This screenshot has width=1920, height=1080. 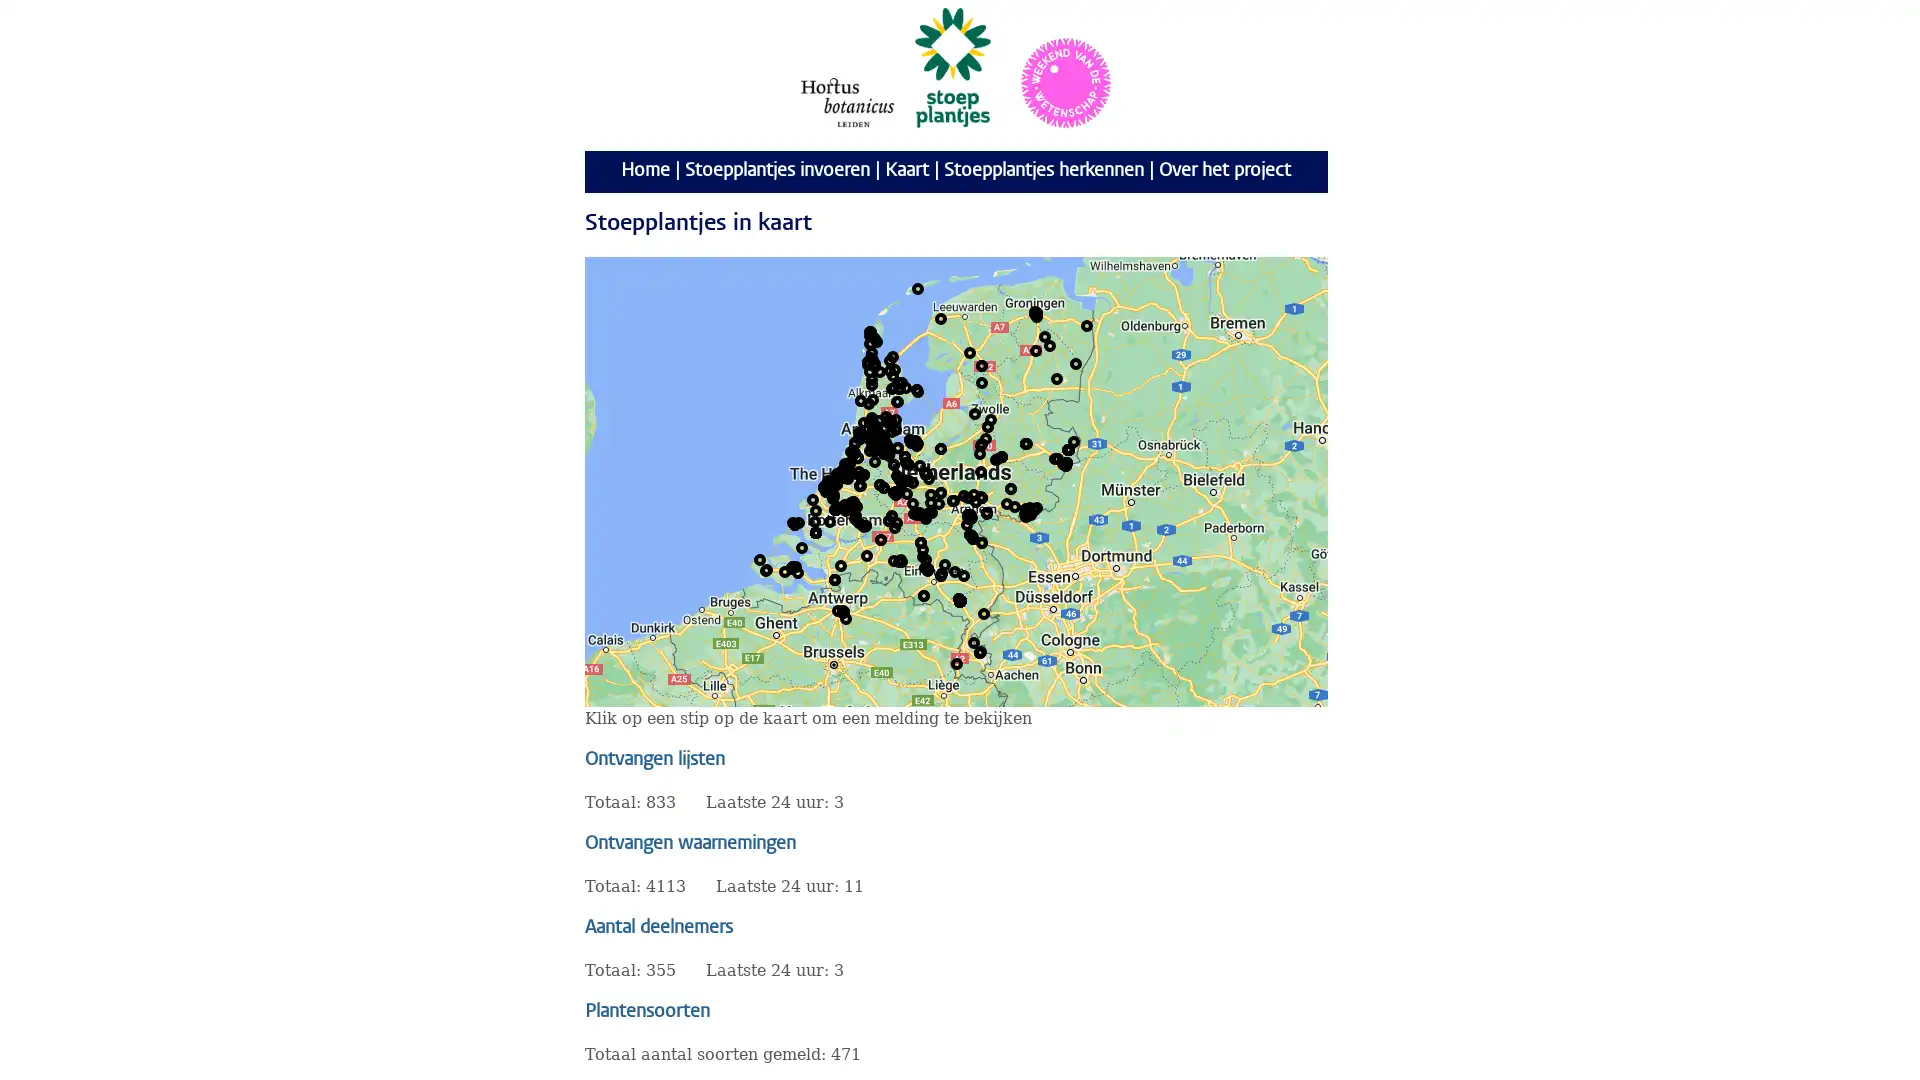 What do you see at coordinates (925, 516) in the screenshot?
I see `Telling van Marijke Mauritsz op 14 oktober 2021` at bounding box center [925, 516].